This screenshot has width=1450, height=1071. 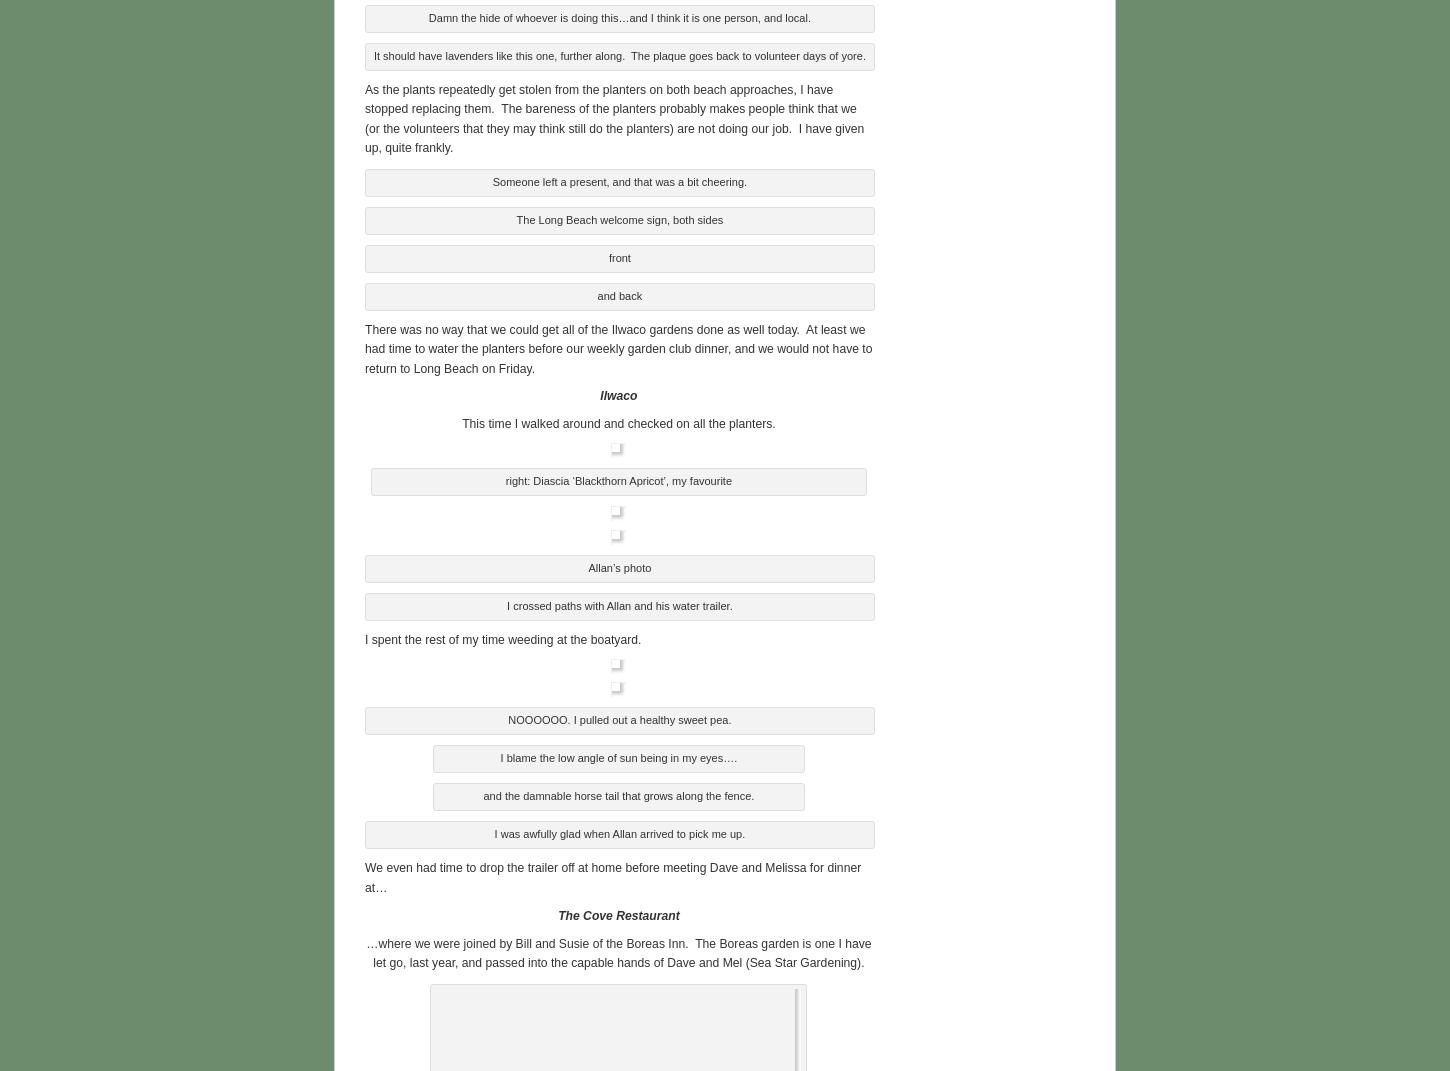 What do you see at coordinates (618, 255) in the screenshot?
I see `'front'` at bounding box center [618, 255].